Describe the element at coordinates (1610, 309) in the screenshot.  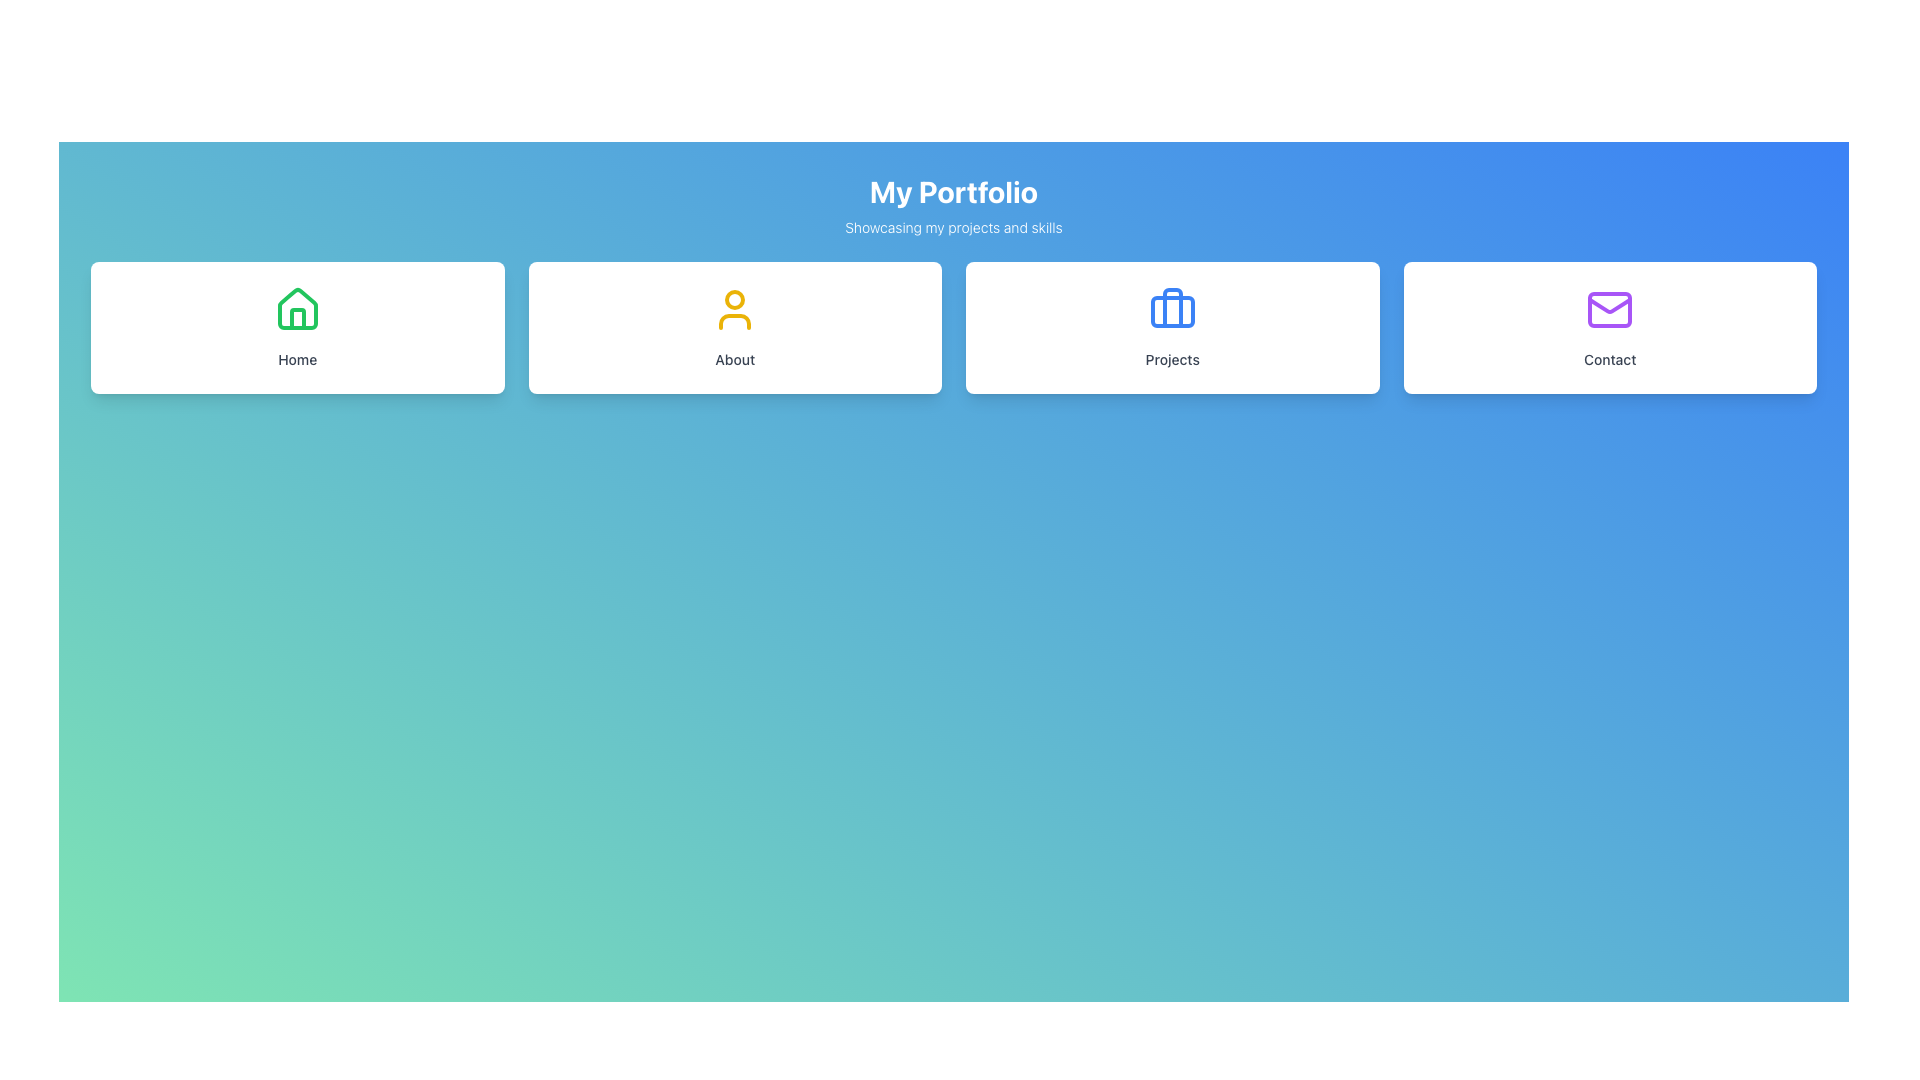
I see `the purple envelope-shaped icon located at the top-center of the 'Contact' card` at that location.